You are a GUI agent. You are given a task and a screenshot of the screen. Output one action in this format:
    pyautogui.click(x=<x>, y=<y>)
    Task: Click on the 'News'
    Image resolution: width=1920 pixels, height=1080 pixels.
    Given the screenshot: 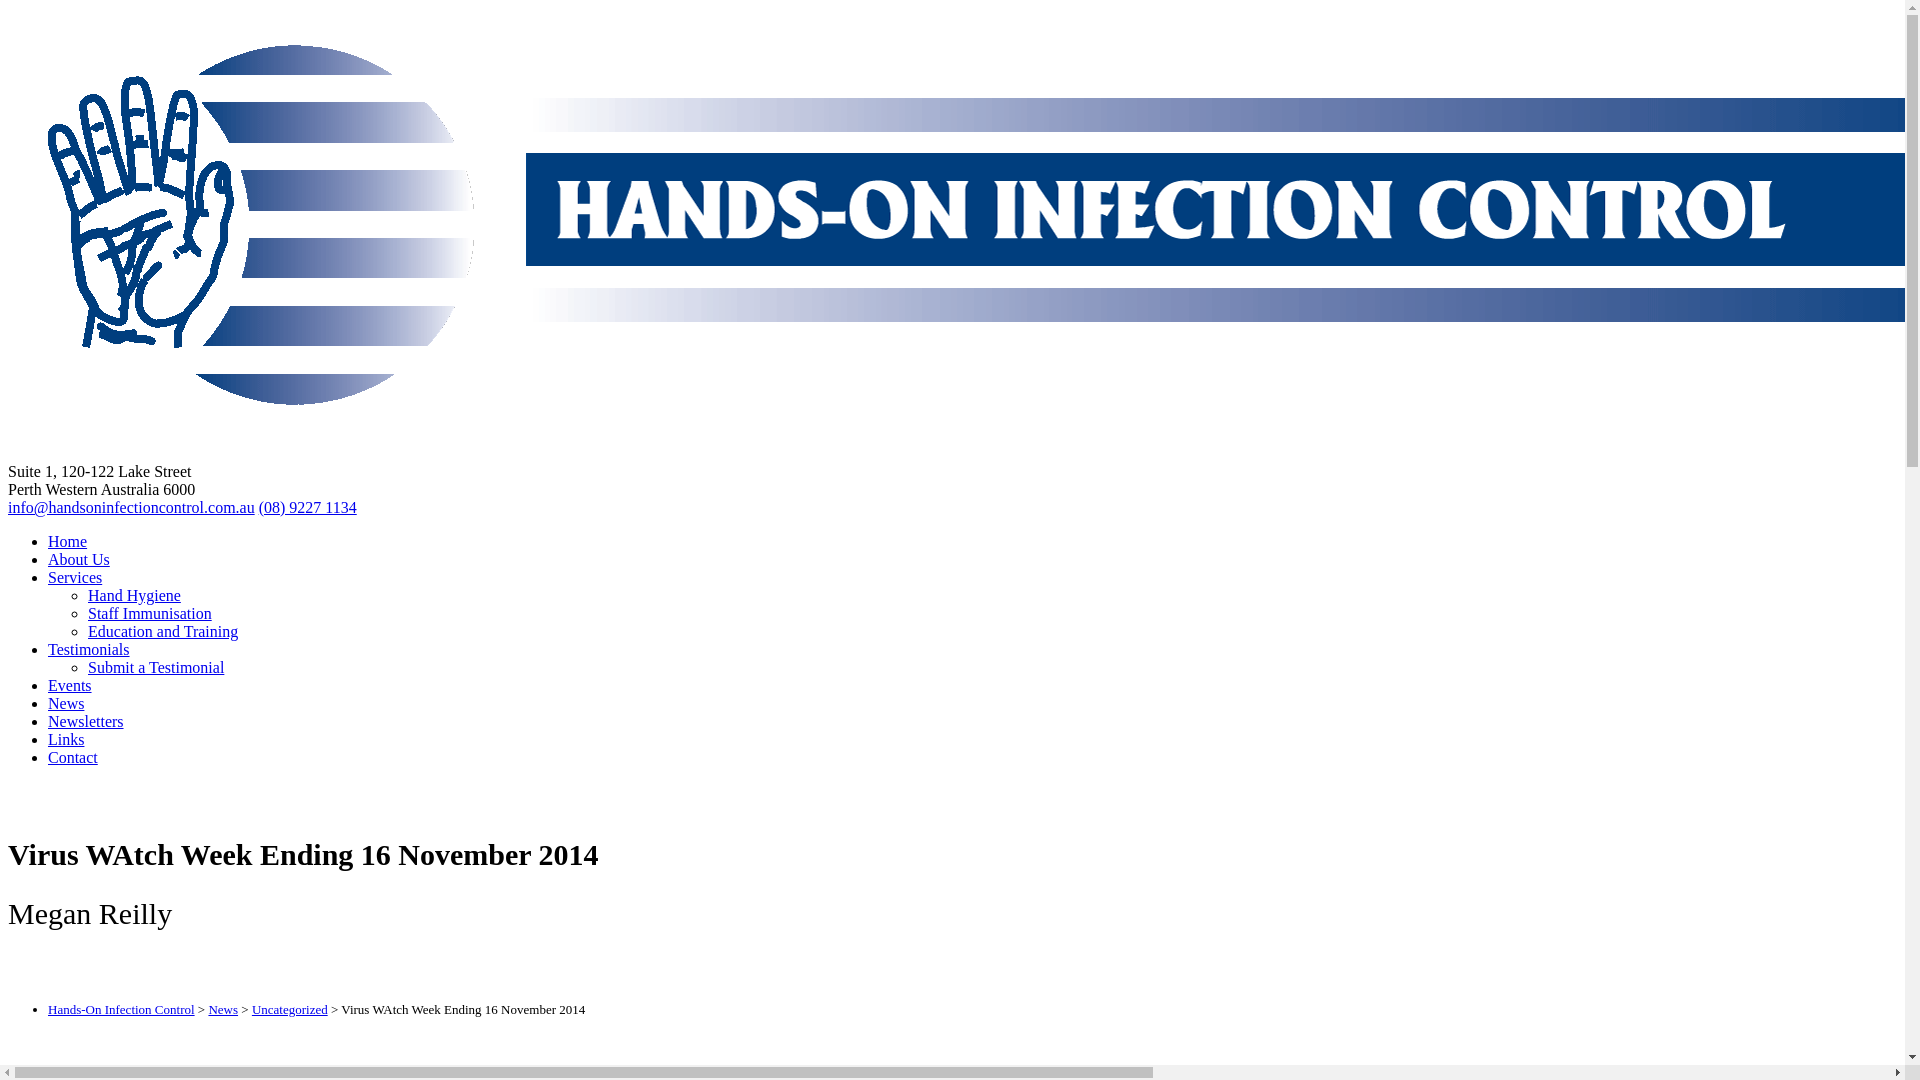 What is the action you would take?
    pyautogui.click(x=222, y=1009)
    